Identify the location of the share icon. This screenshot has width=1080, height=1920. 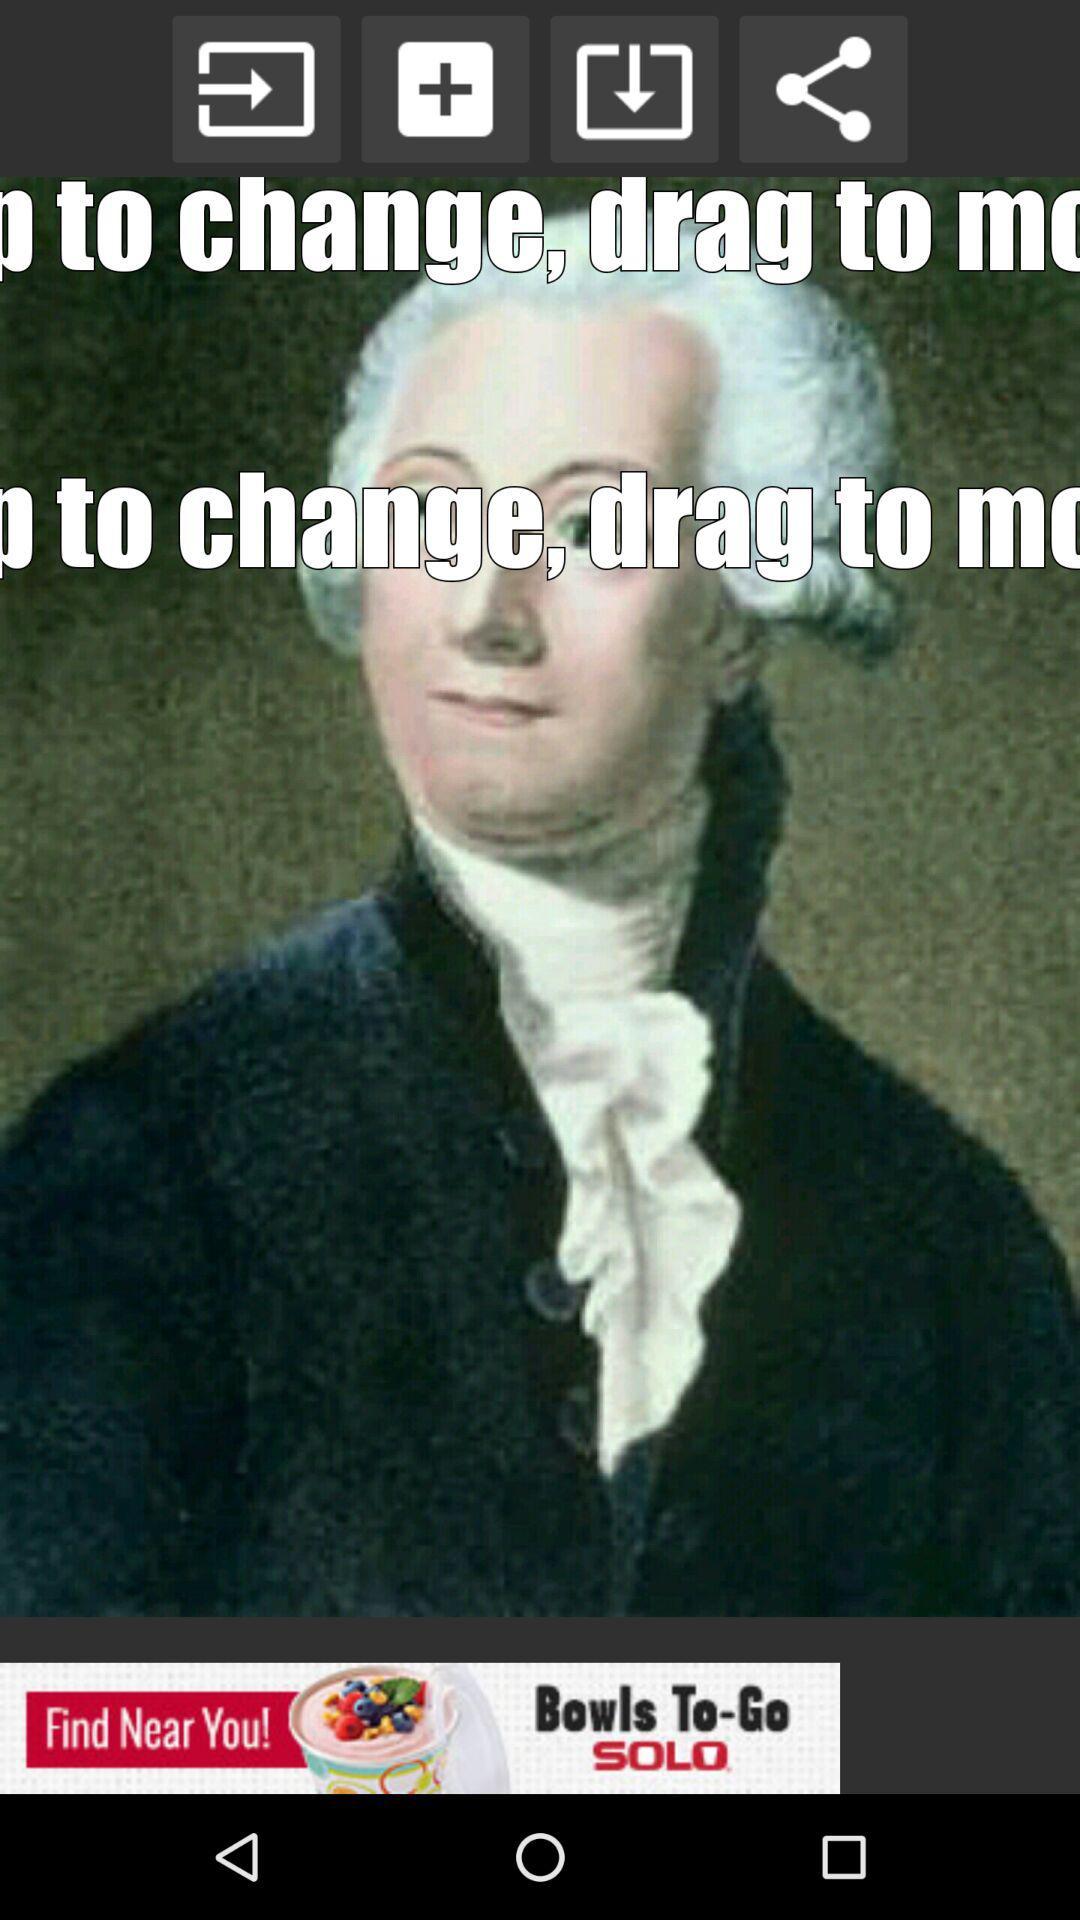
(823, 88).